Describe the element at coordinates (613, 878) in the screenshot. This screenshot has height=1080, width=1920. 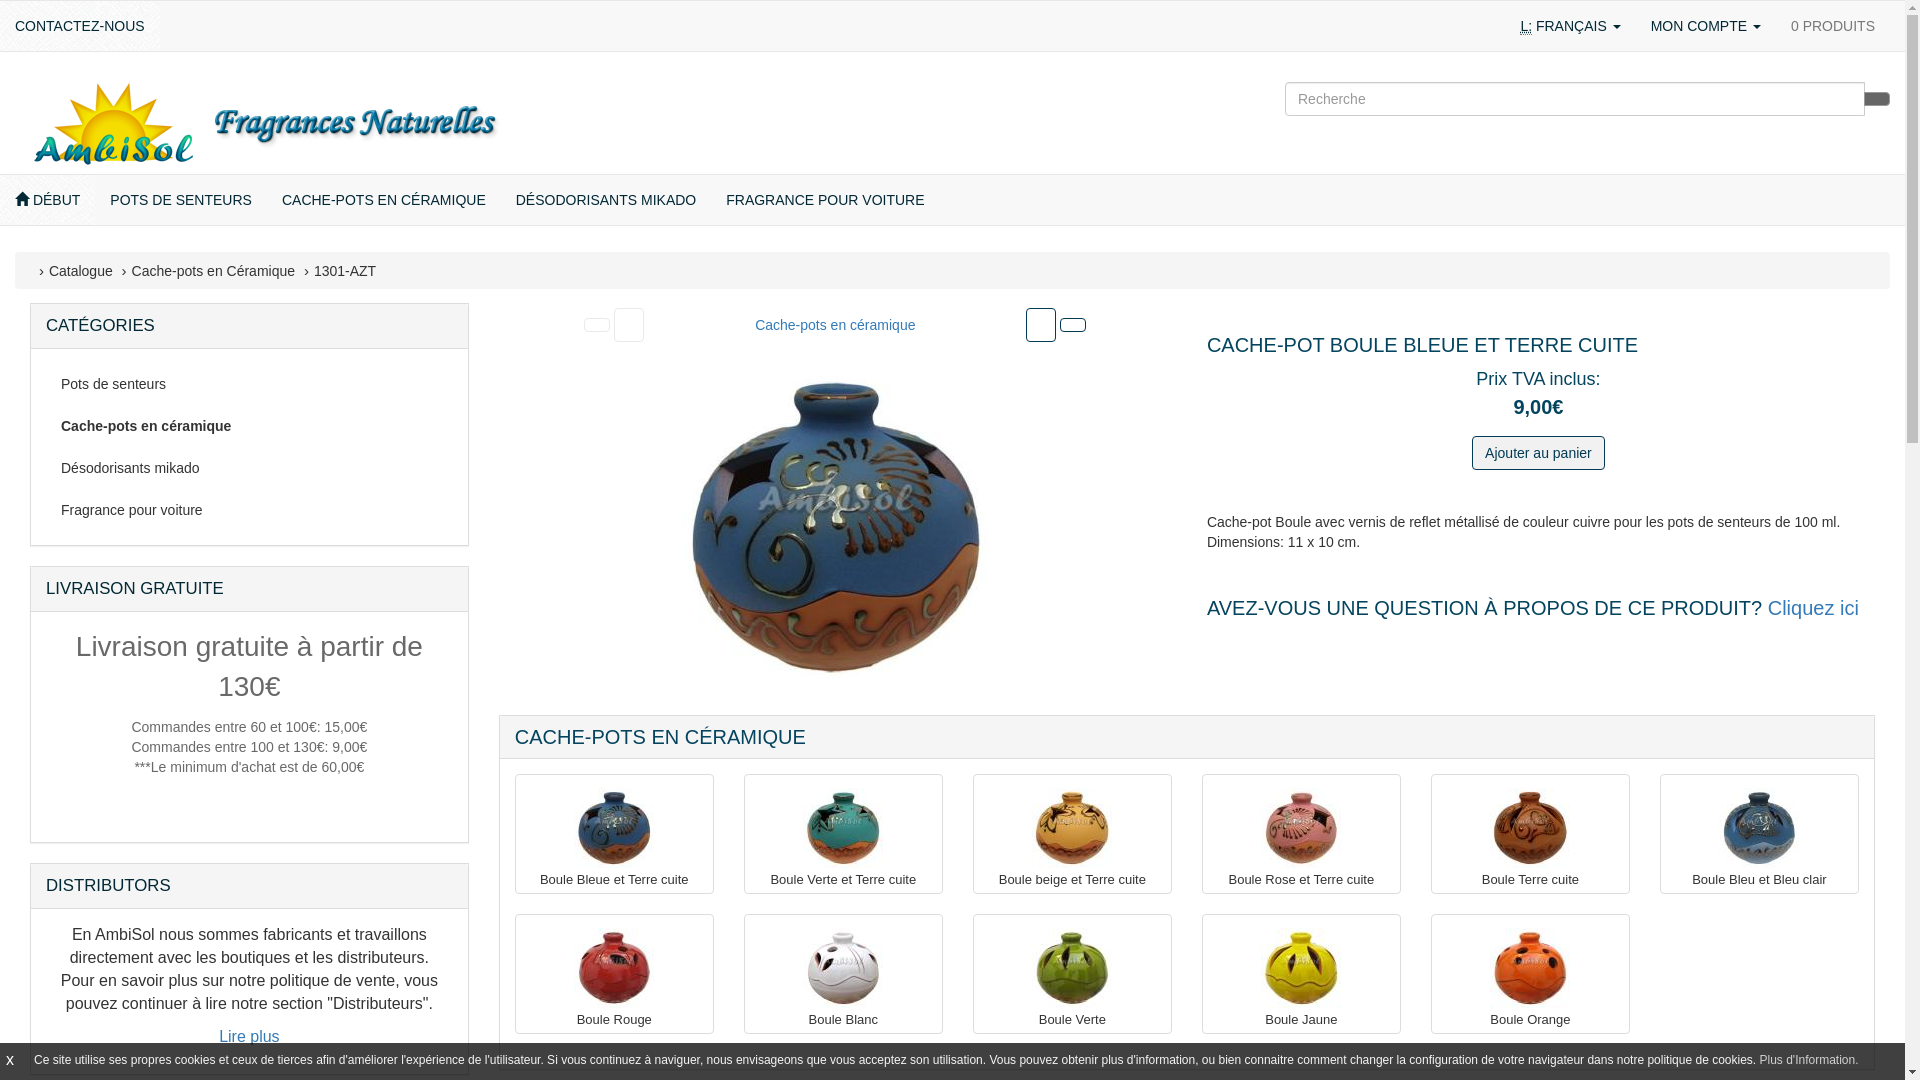
I see `'Boule Bleue et Terre cuite'` at that location.